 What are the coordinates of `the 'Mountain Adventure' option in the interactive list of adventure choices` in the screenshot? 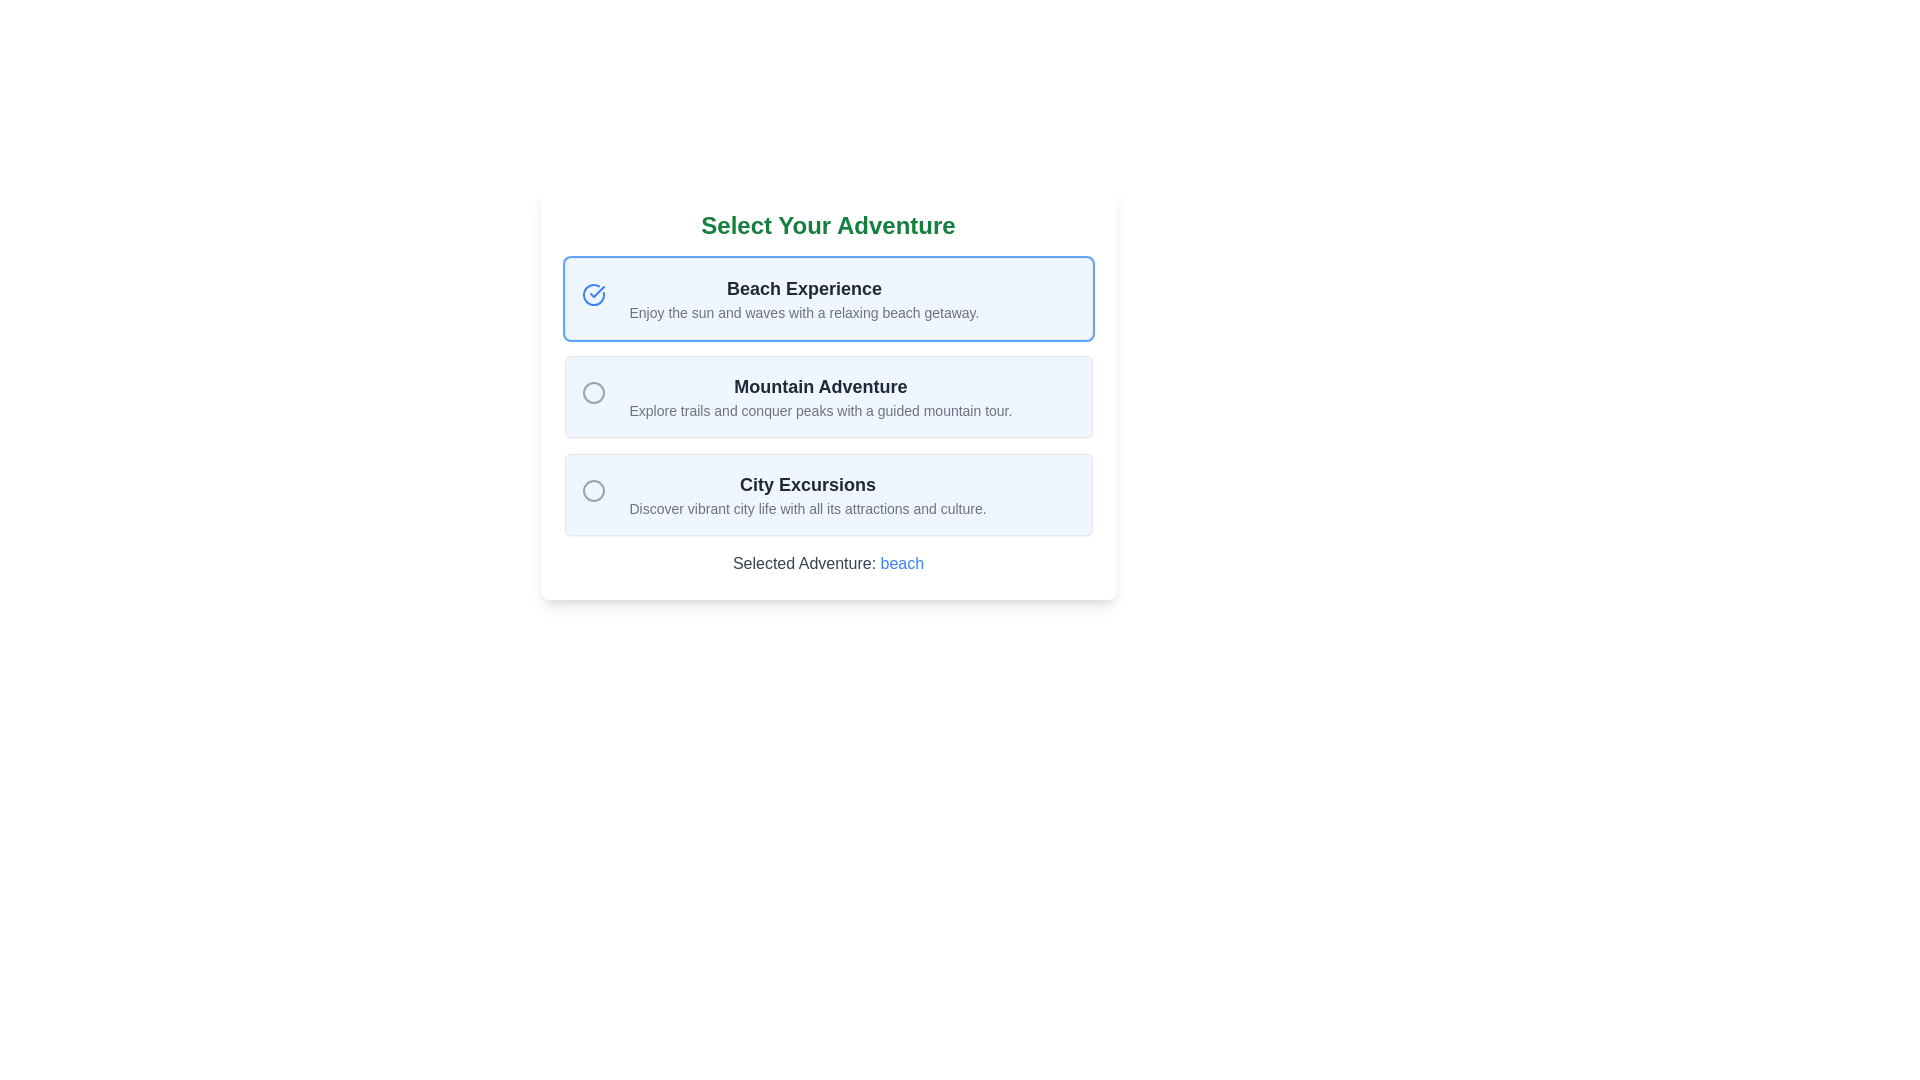 It's located at (828, 397).